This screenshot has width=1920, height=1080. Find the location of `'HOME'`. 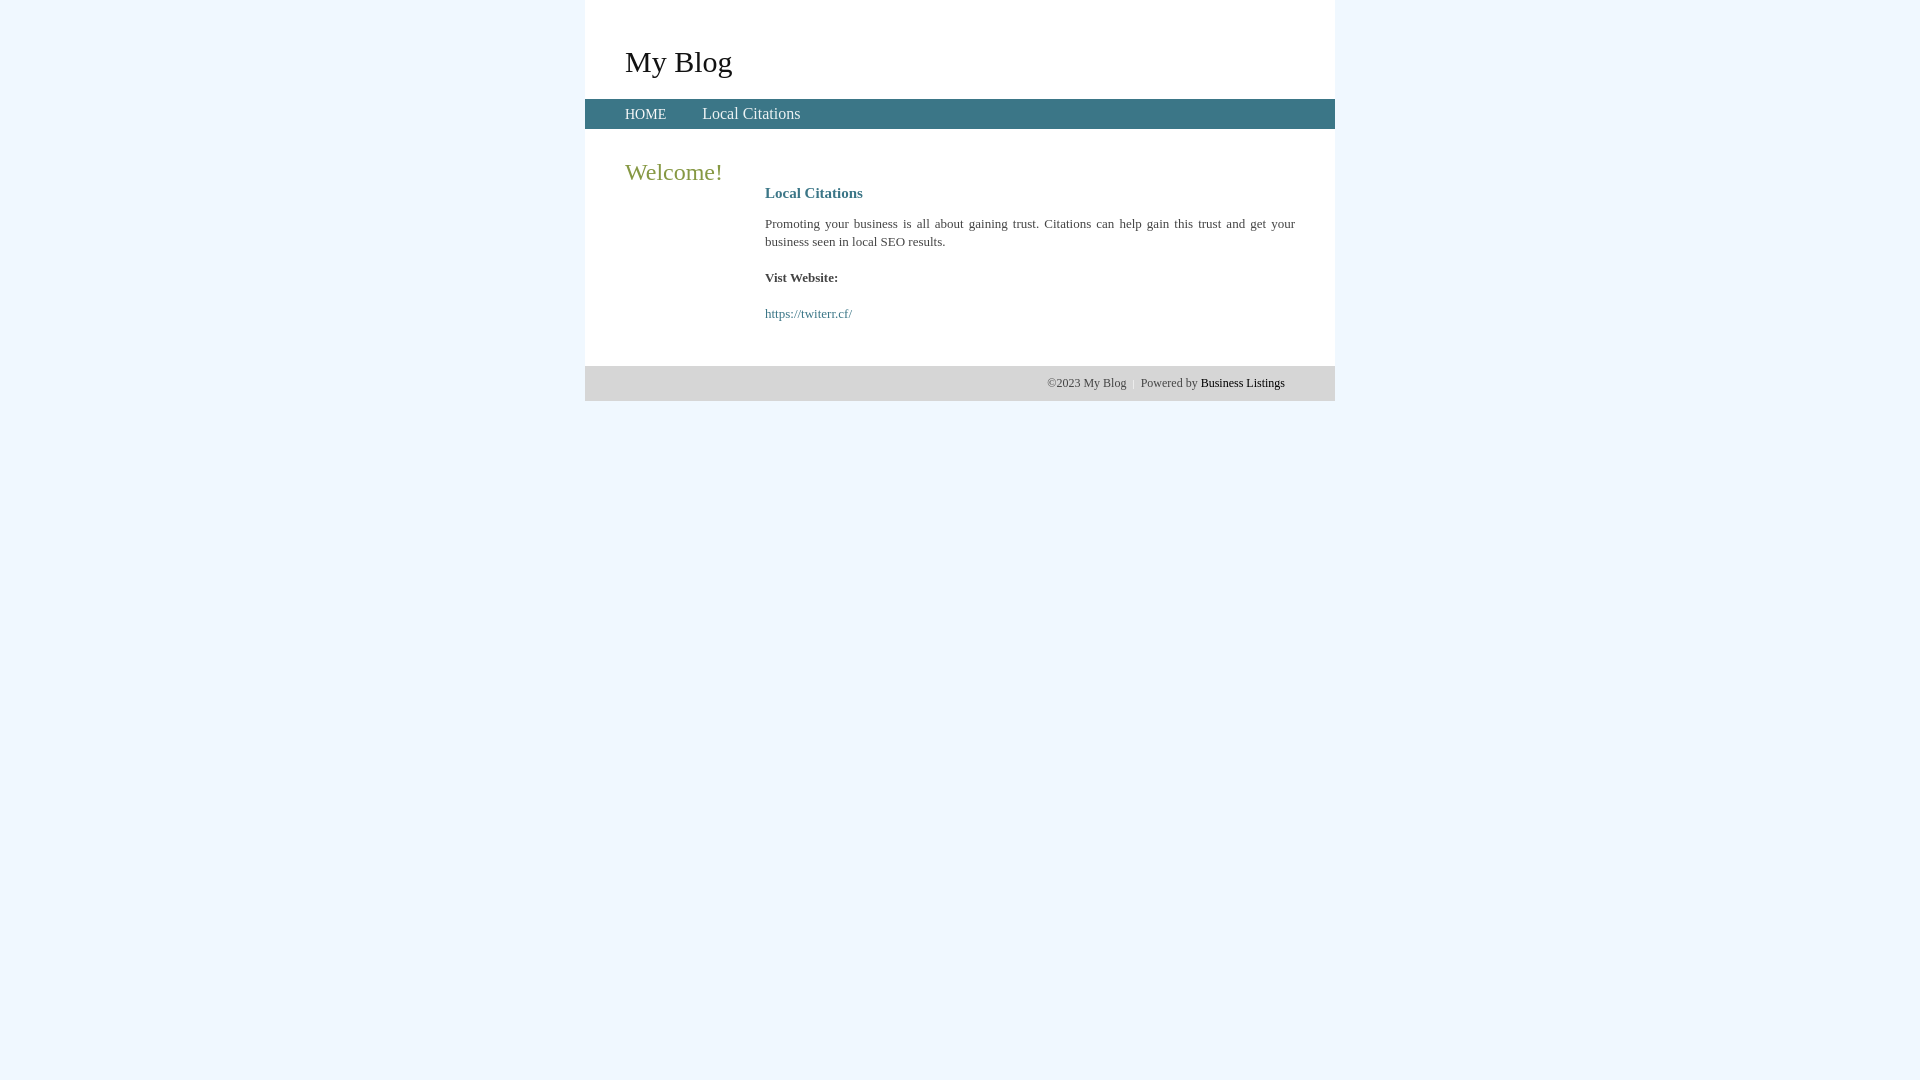

'HOME' is located at coordinates (645, 114).